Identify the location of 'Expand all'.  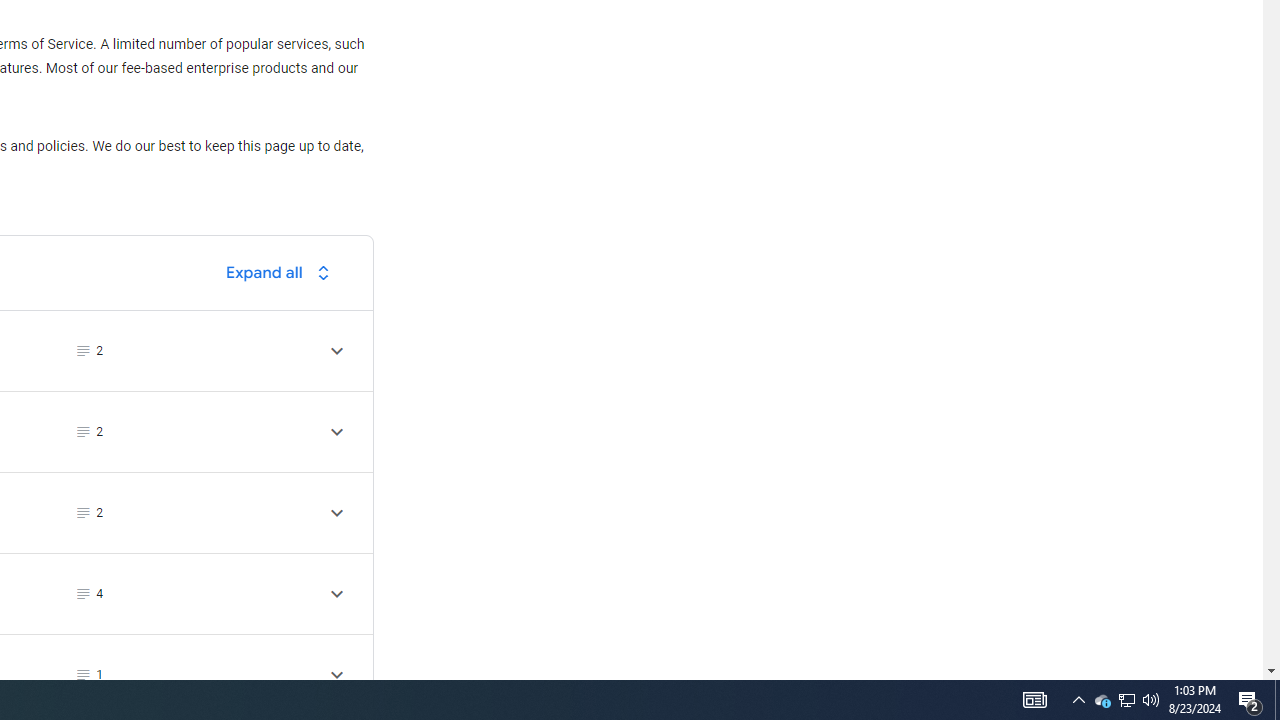
(282, 272).